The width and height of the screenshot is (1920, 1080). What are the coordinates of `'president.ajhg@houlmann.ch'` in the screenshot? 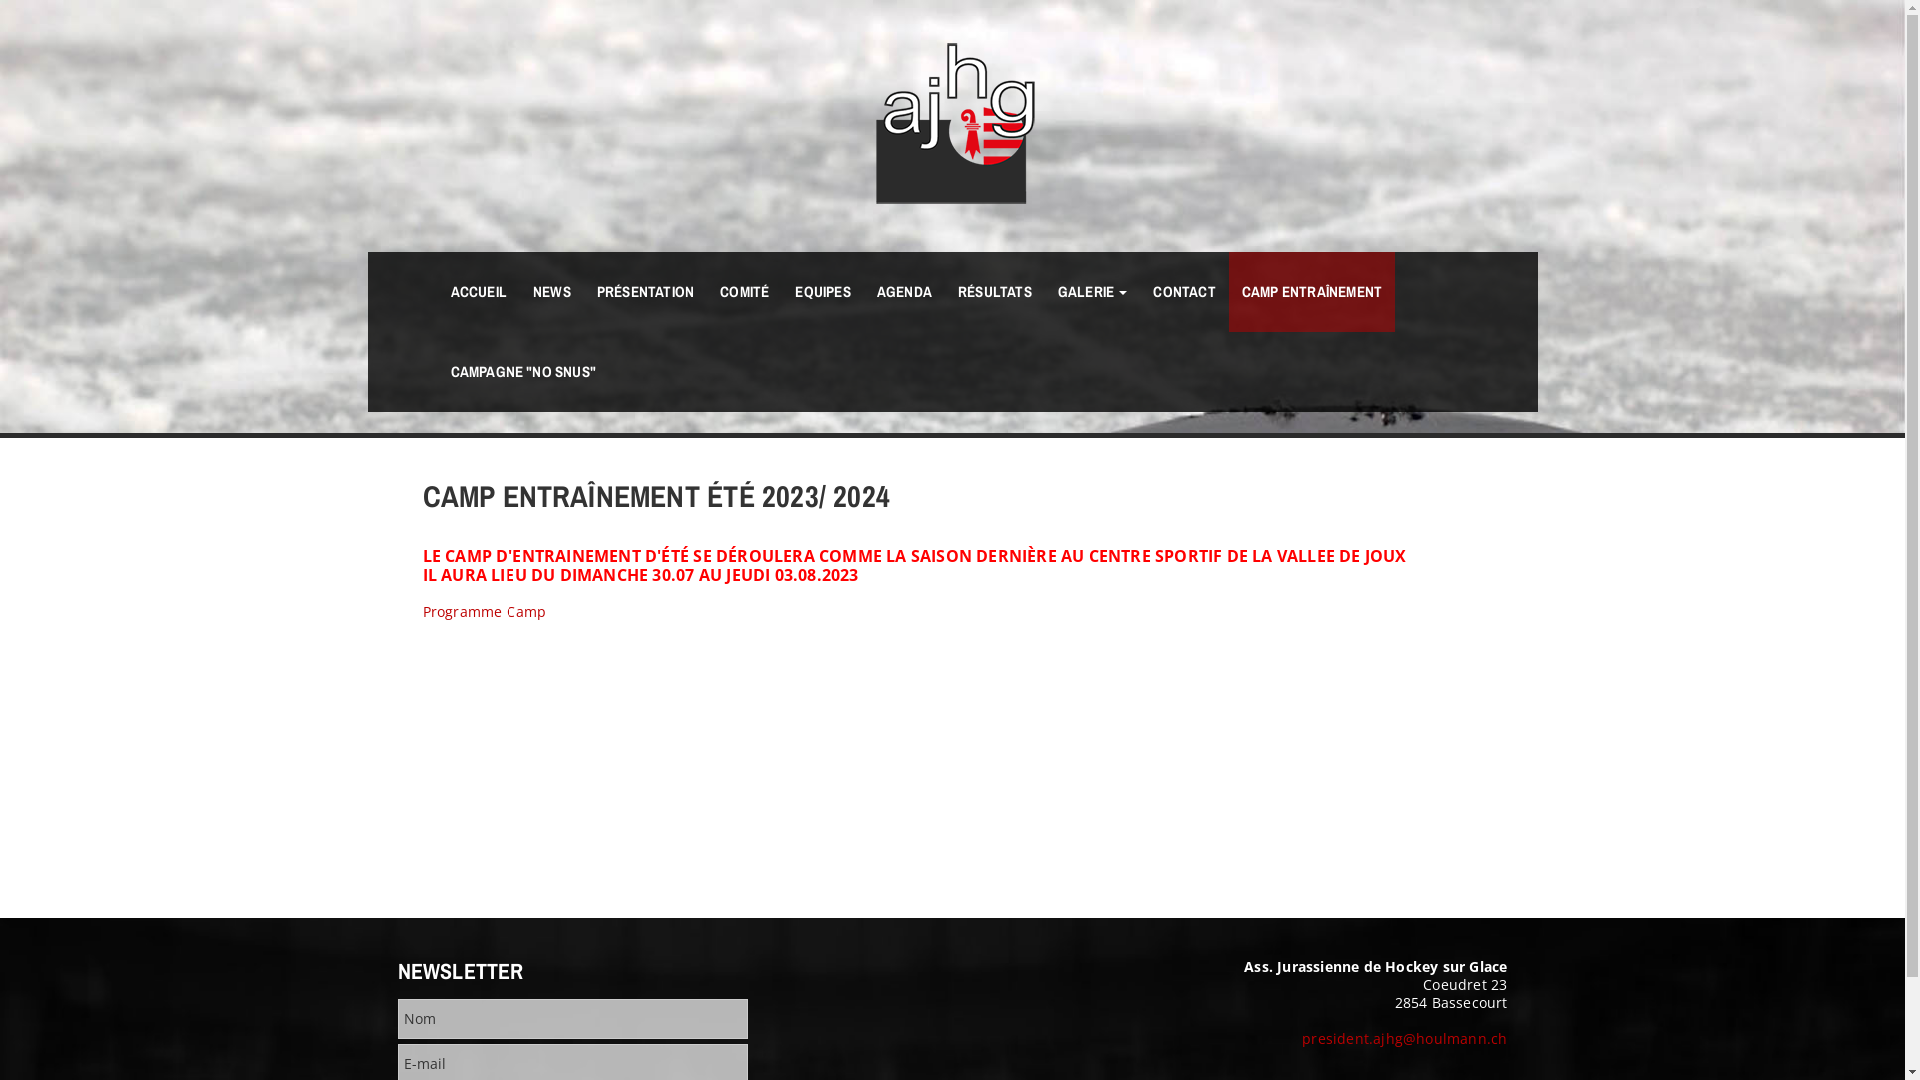 It's located at (1403, 1037).